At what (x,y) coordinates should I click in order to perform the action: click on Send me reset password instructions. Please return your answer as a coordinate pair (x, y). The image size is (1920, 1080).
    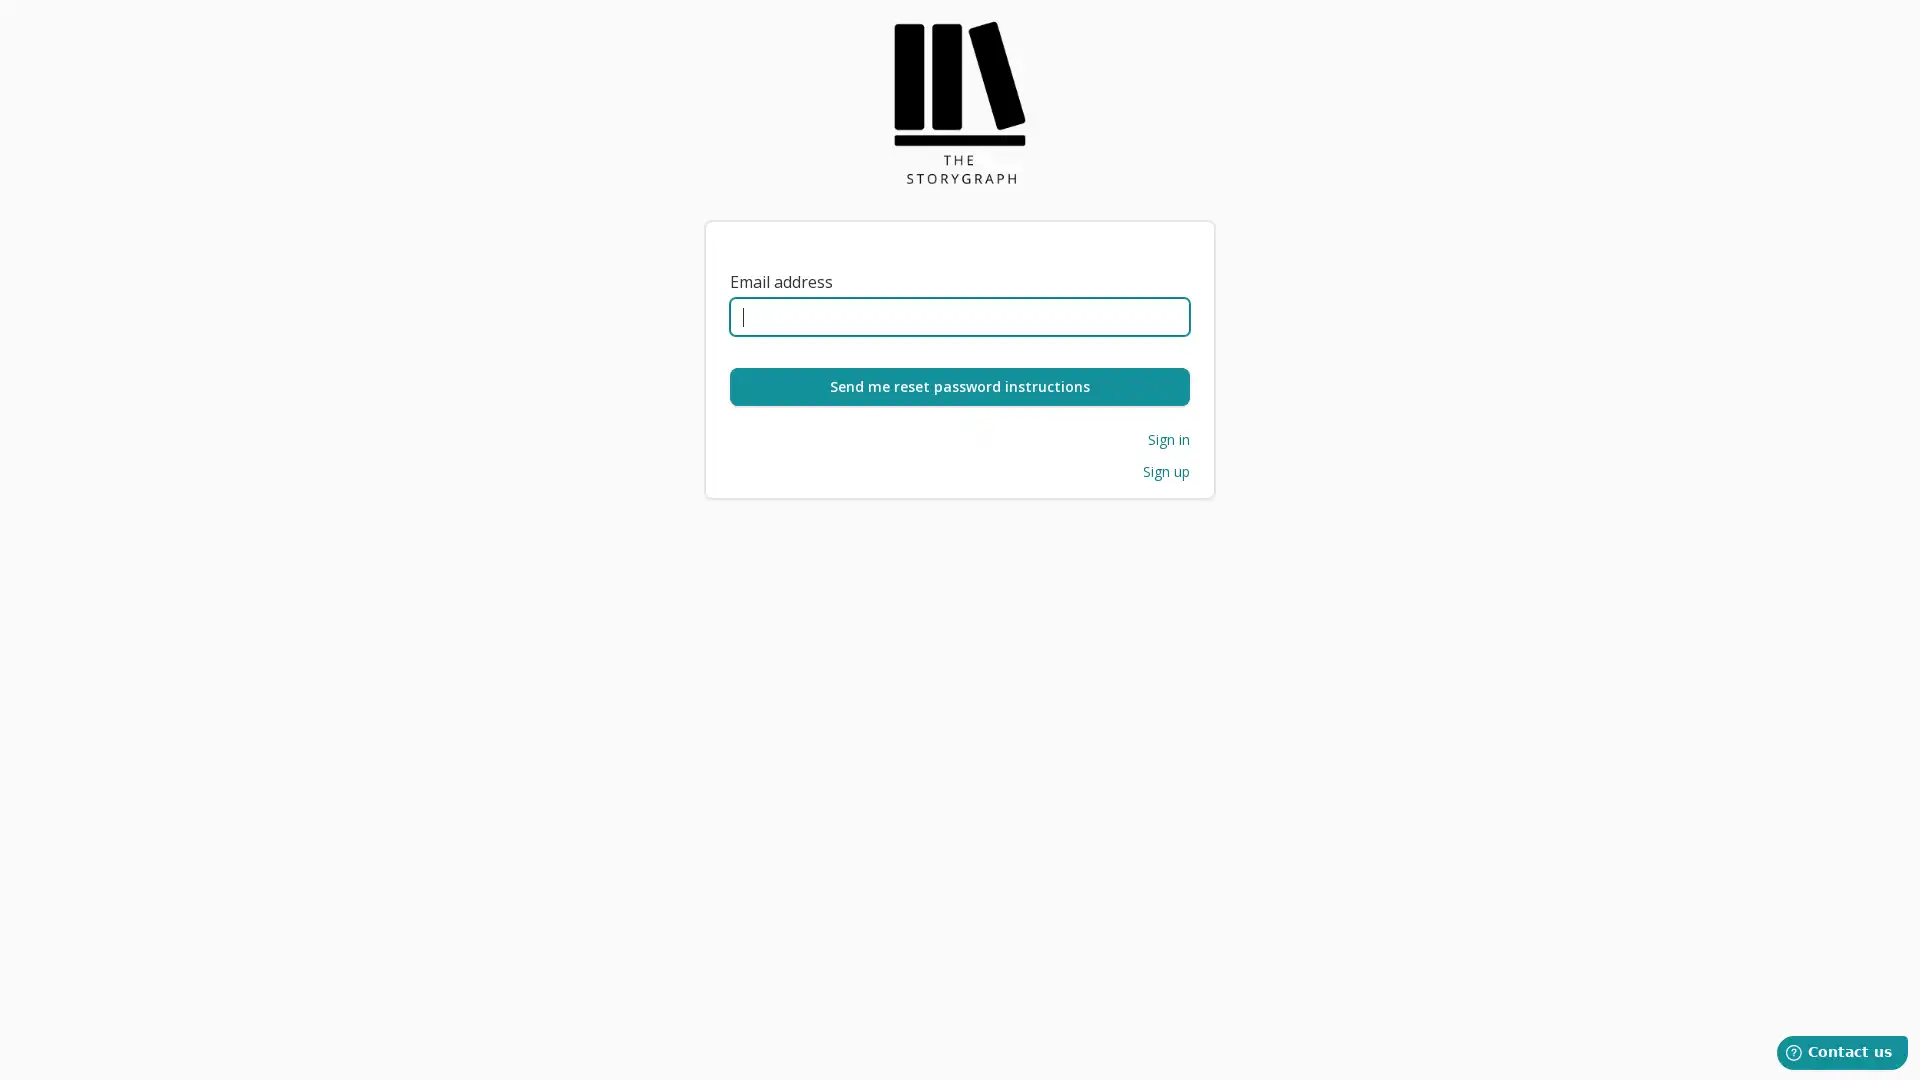
    Looking at the image, I should click on (960, 386).